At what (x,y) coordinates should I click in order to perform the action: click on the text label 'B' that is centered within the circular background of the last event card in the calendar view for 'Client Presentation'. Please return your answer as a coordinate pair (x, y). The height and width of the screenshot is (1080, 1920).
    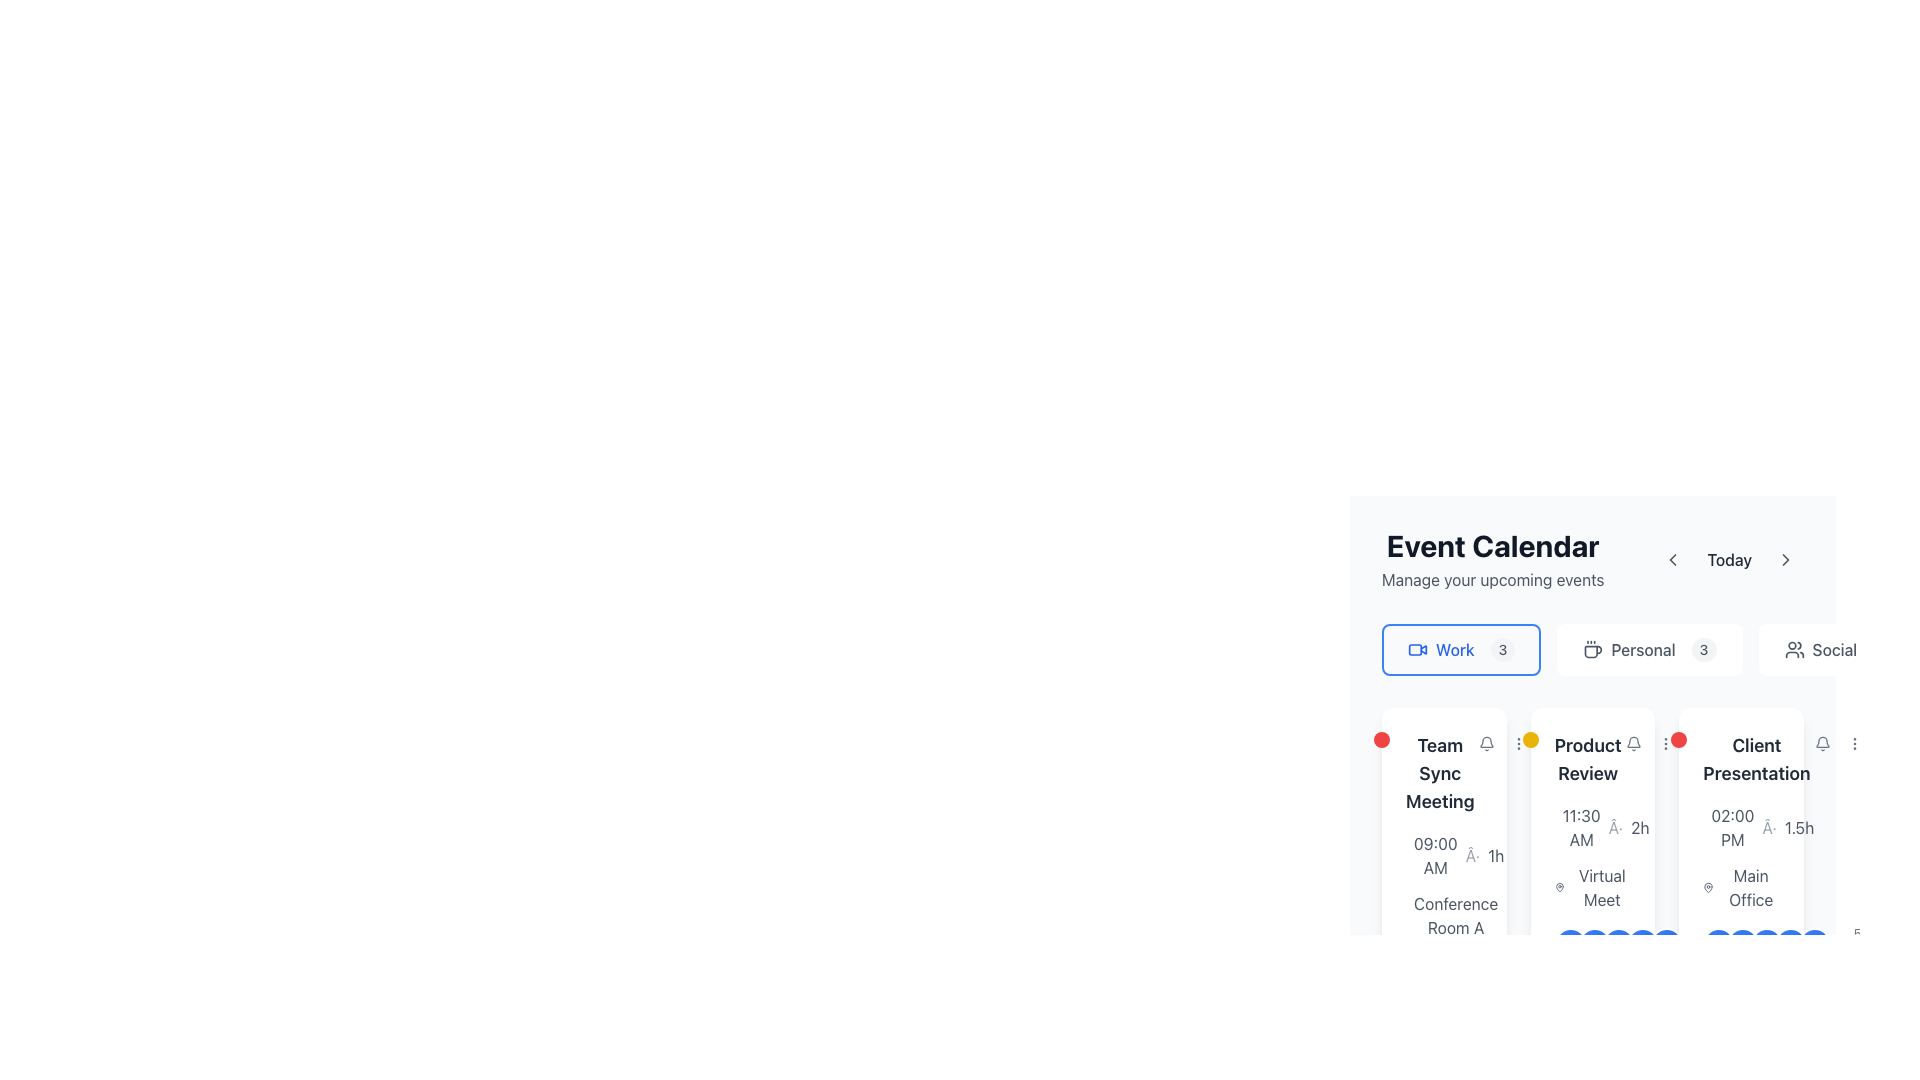
    Looking at the image, I should click on (1742, 944).